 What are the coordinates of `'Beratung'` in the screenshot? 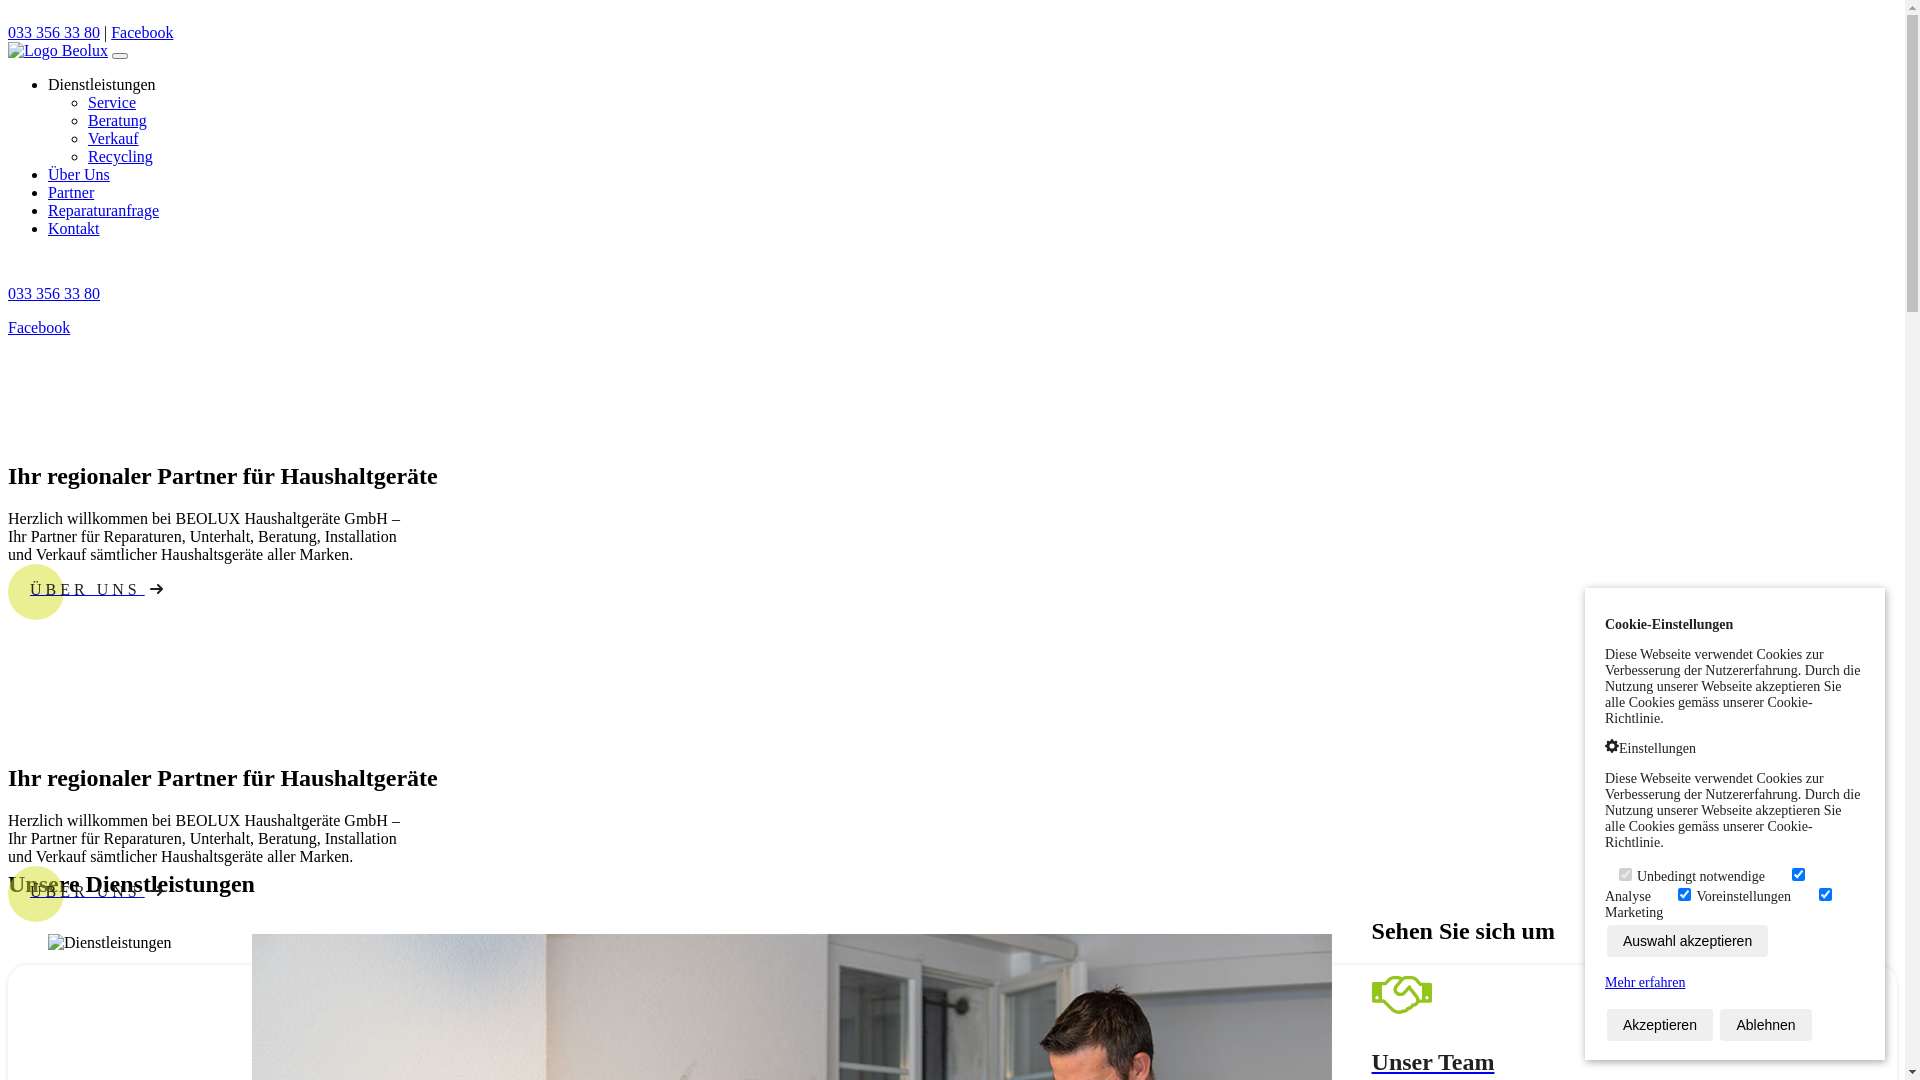 It's located at (116, 120).